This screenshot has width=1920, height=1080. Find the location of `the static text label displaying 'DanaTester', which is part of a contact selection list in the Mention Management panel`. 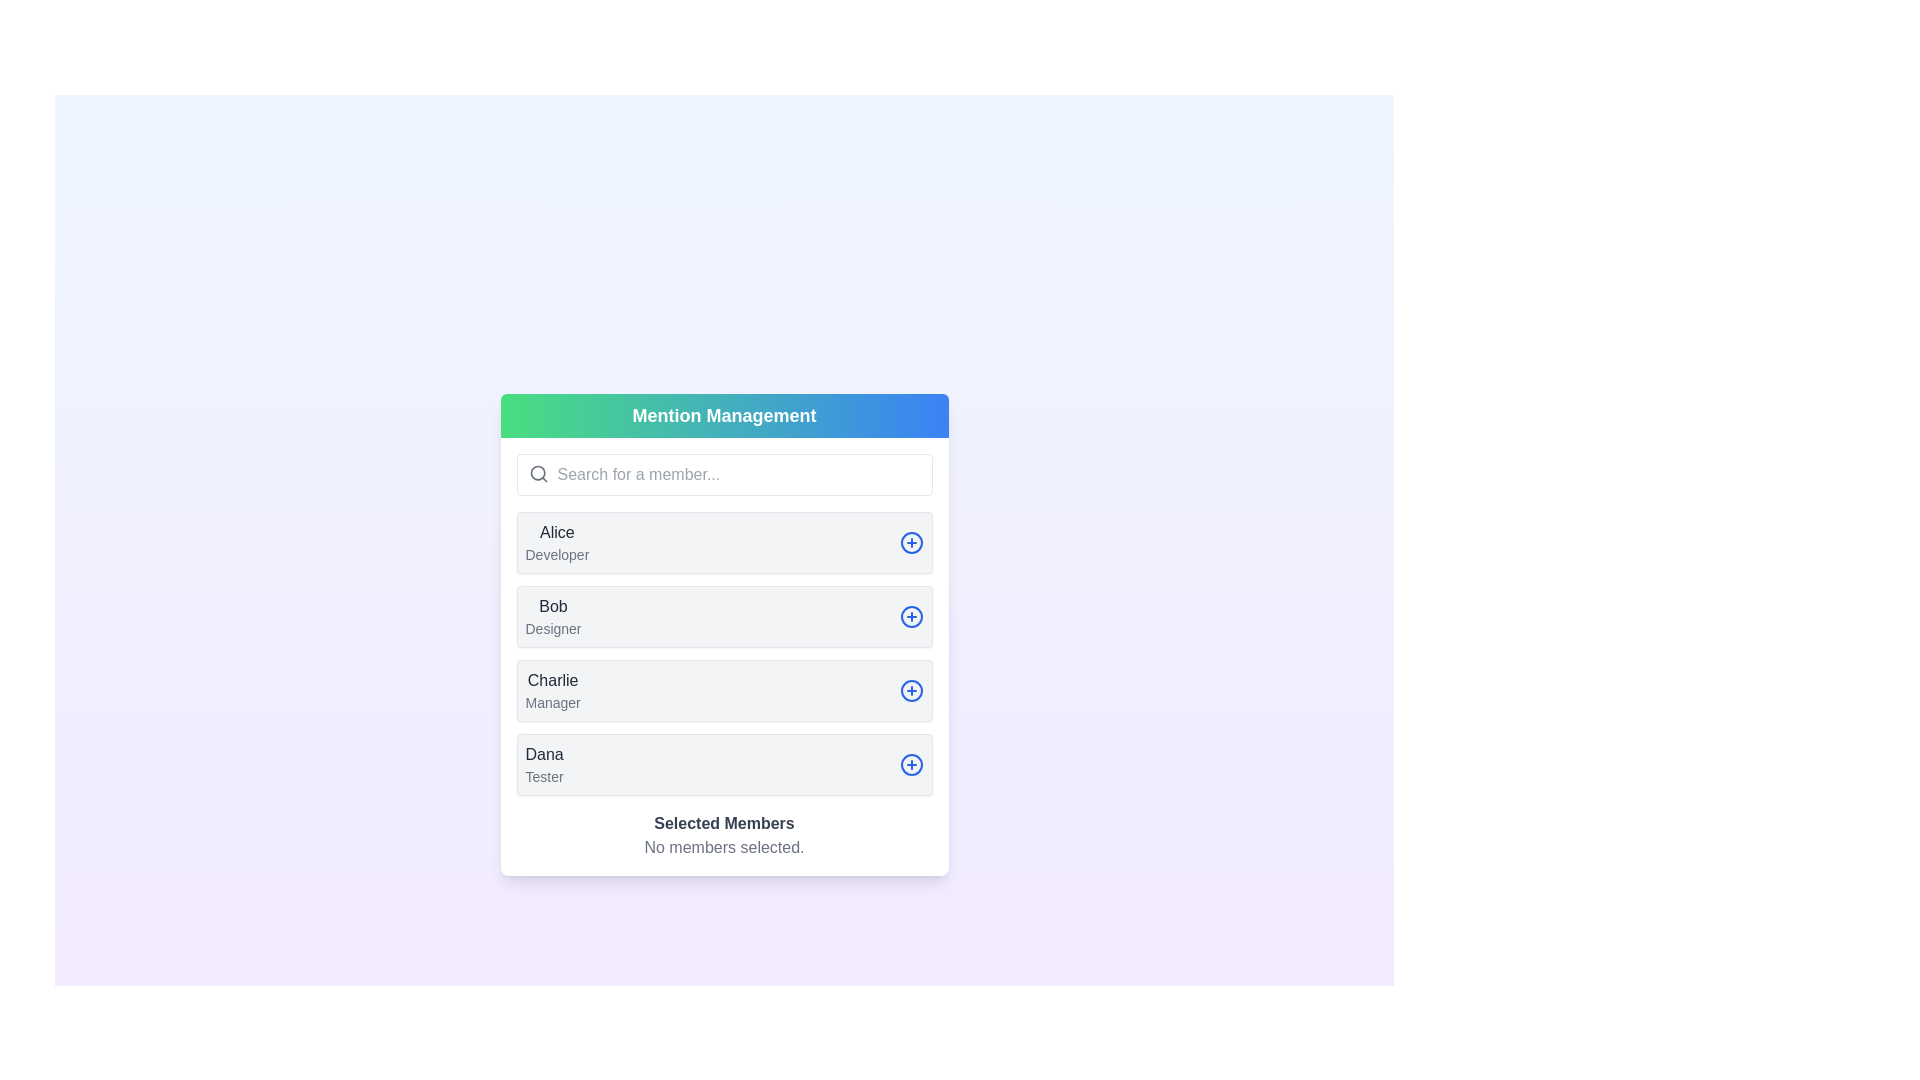

the static text label displaying 'DanaTester', which is part of a contact selection list in the Mention Management panel is located at coordinates (544, 755).